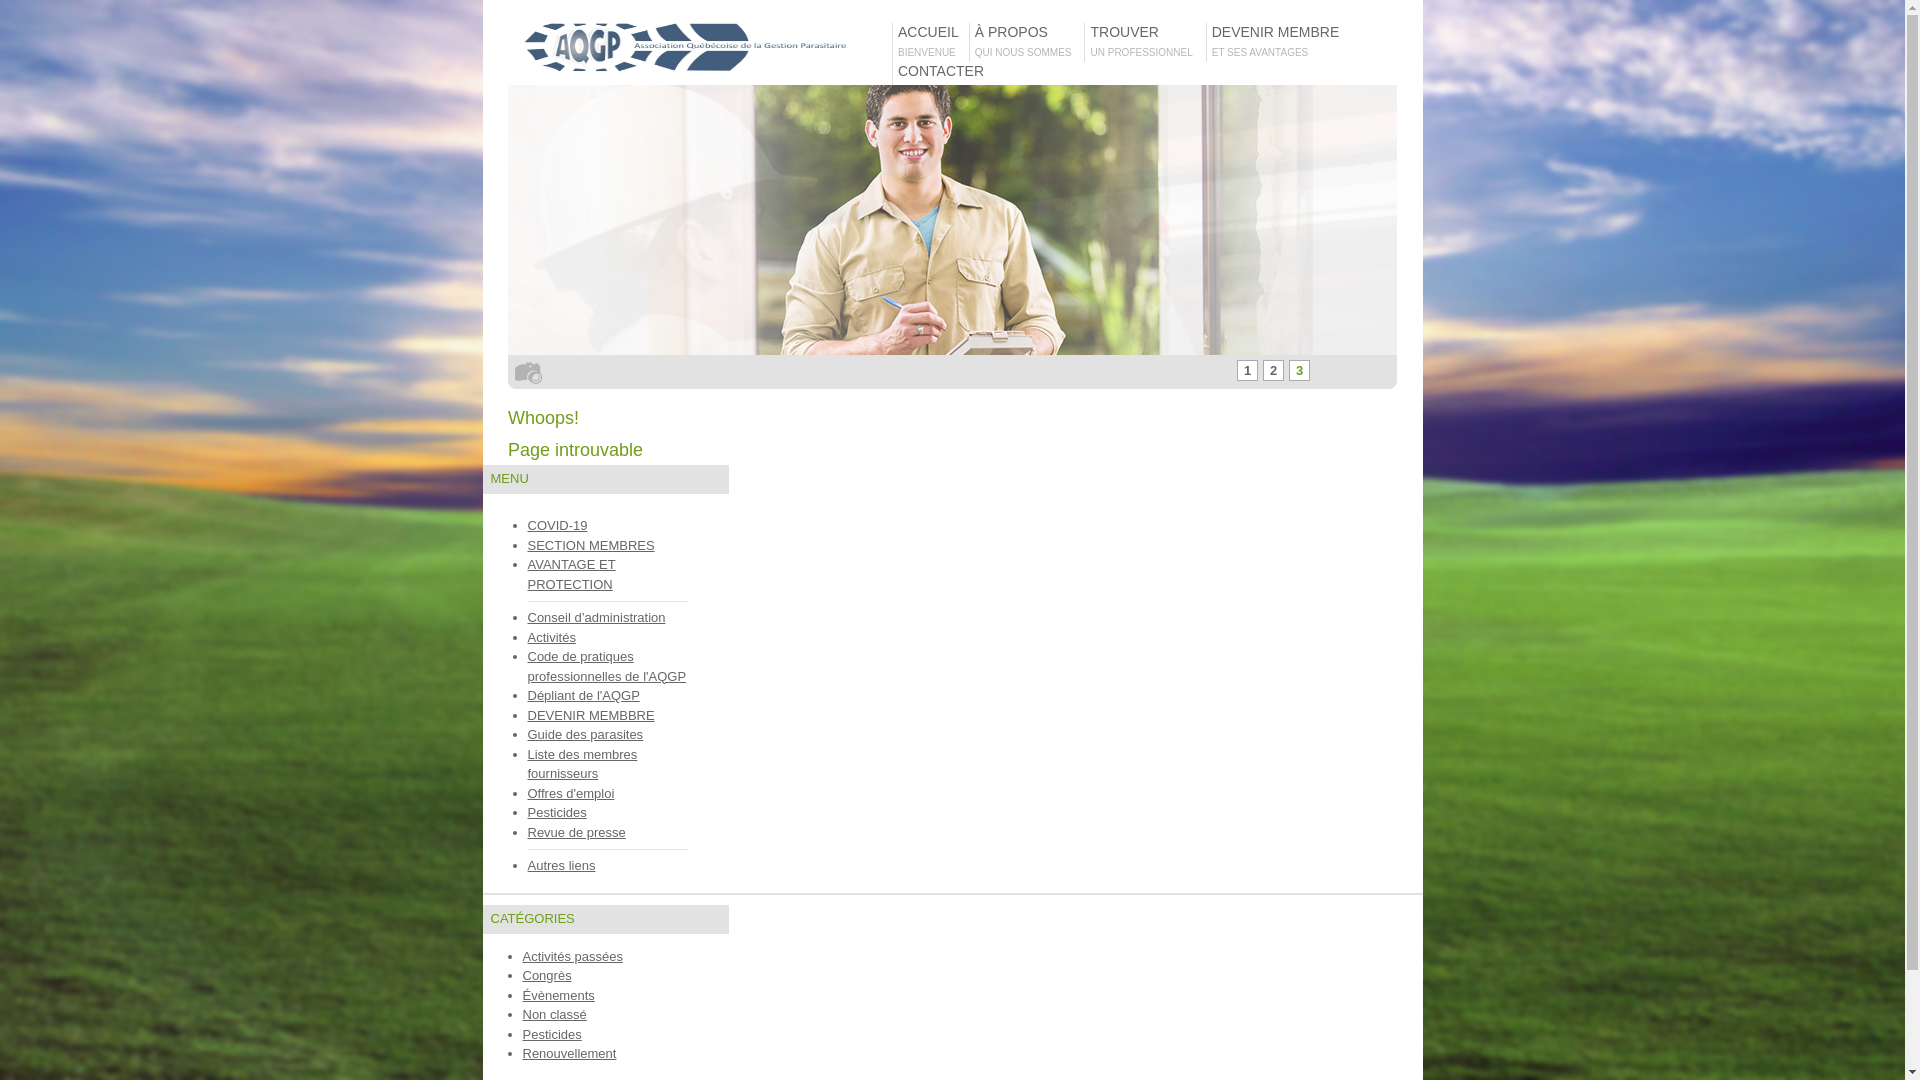  I want to click on 'ACCUEIL, so click(930, 42).